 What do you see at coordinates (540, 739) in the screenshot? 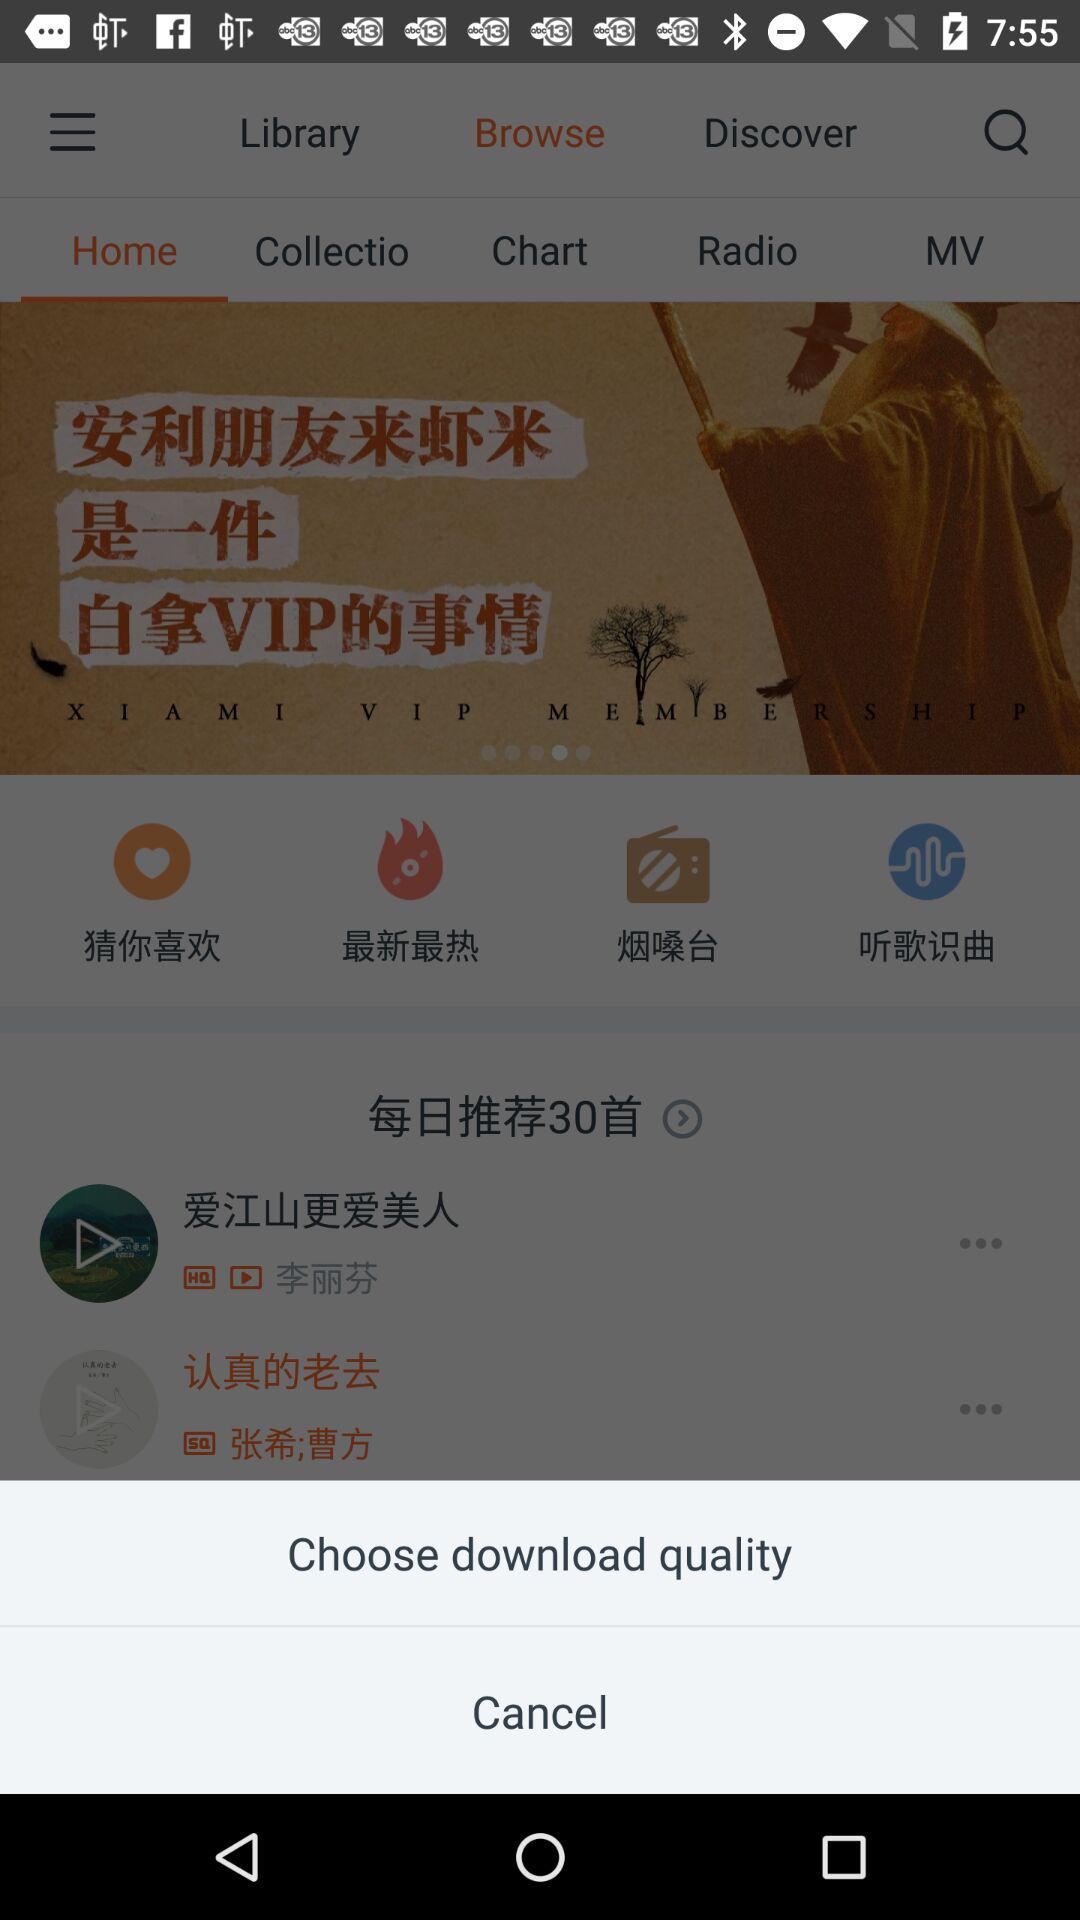
I see `icon above choose download quality app` at bounding box center [540, 739].